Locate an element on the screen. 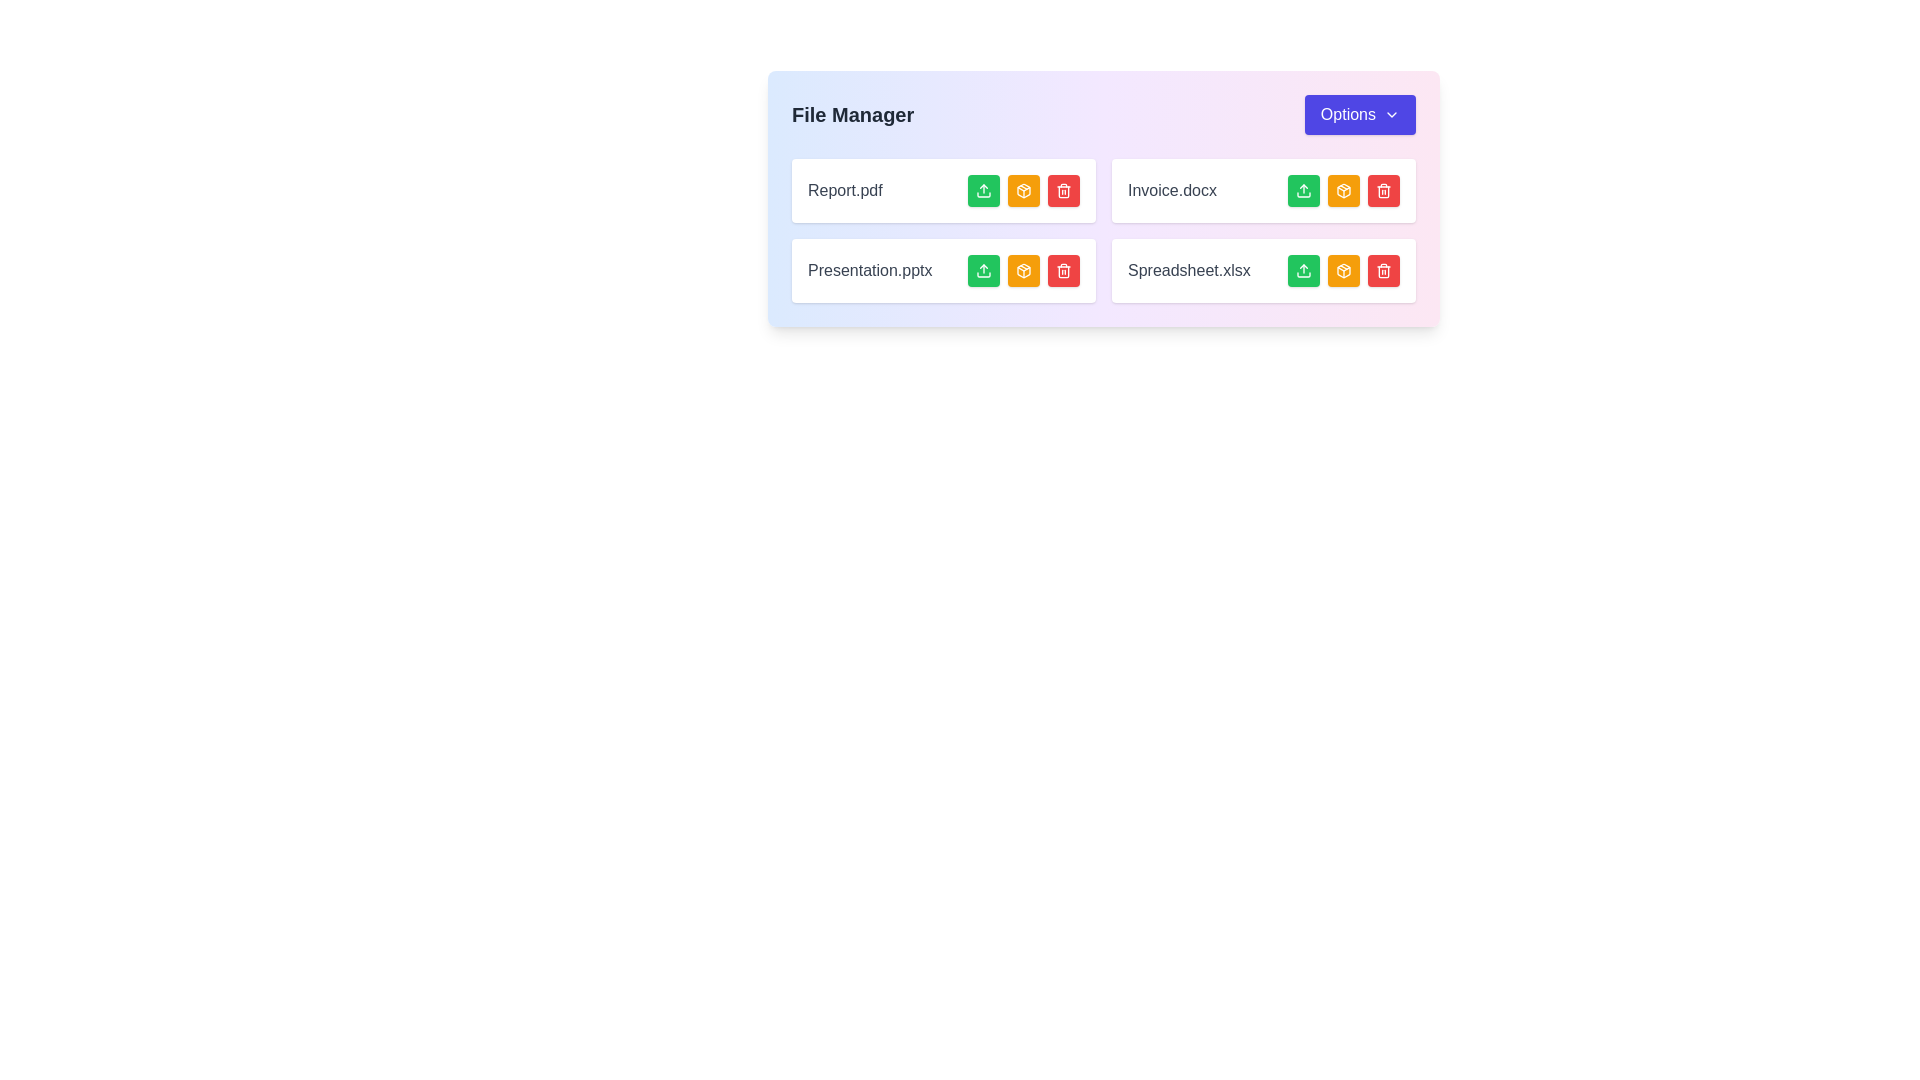  the delete icon for the file 'Presentation.pptx' located in the file manager, which is the last icon in the second row of file actions is located at coordinates (1063, 270).